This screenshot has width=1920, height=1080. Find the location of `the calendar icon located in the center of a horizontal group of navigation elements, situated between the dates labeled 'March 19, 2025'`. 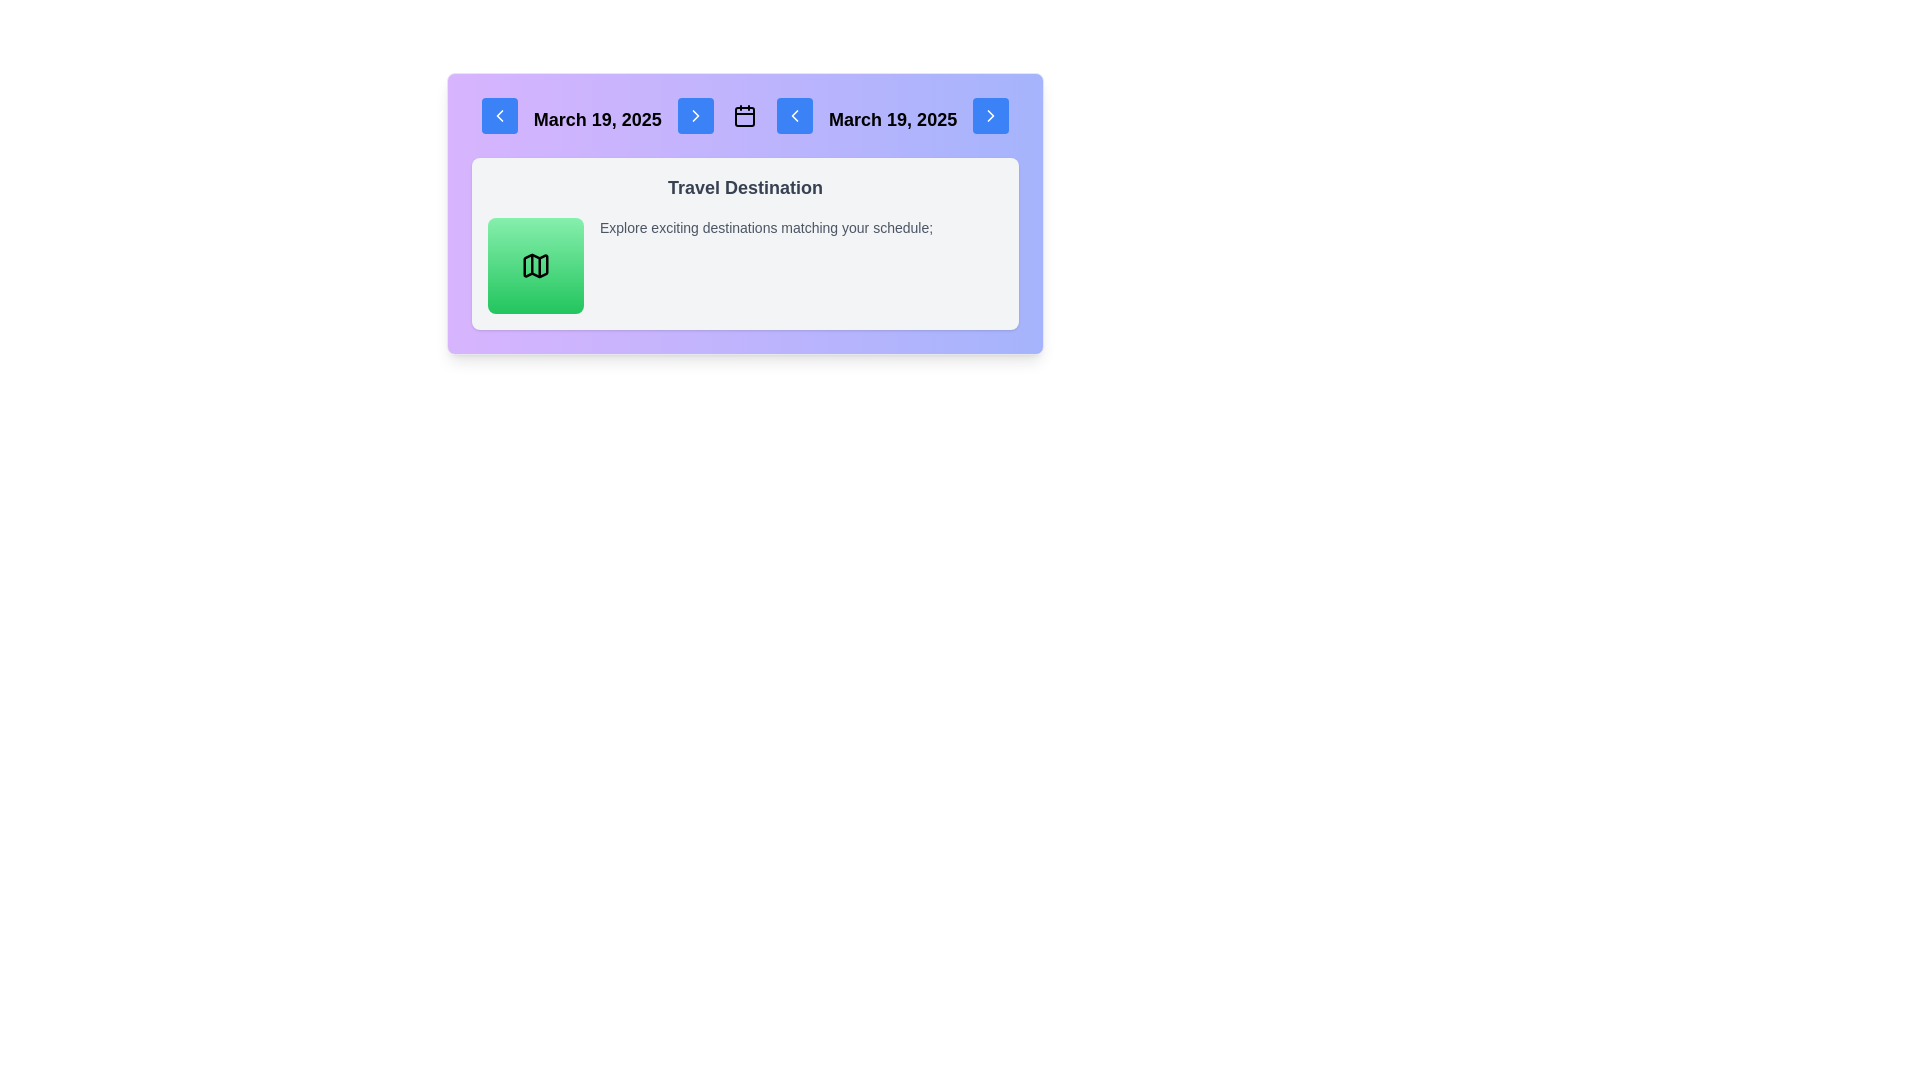

the calendar icon located in the center of a horizontal group of navigation elements, situated between the dates labeled 'March 19, 2025' is located at coordinates (744, 115).